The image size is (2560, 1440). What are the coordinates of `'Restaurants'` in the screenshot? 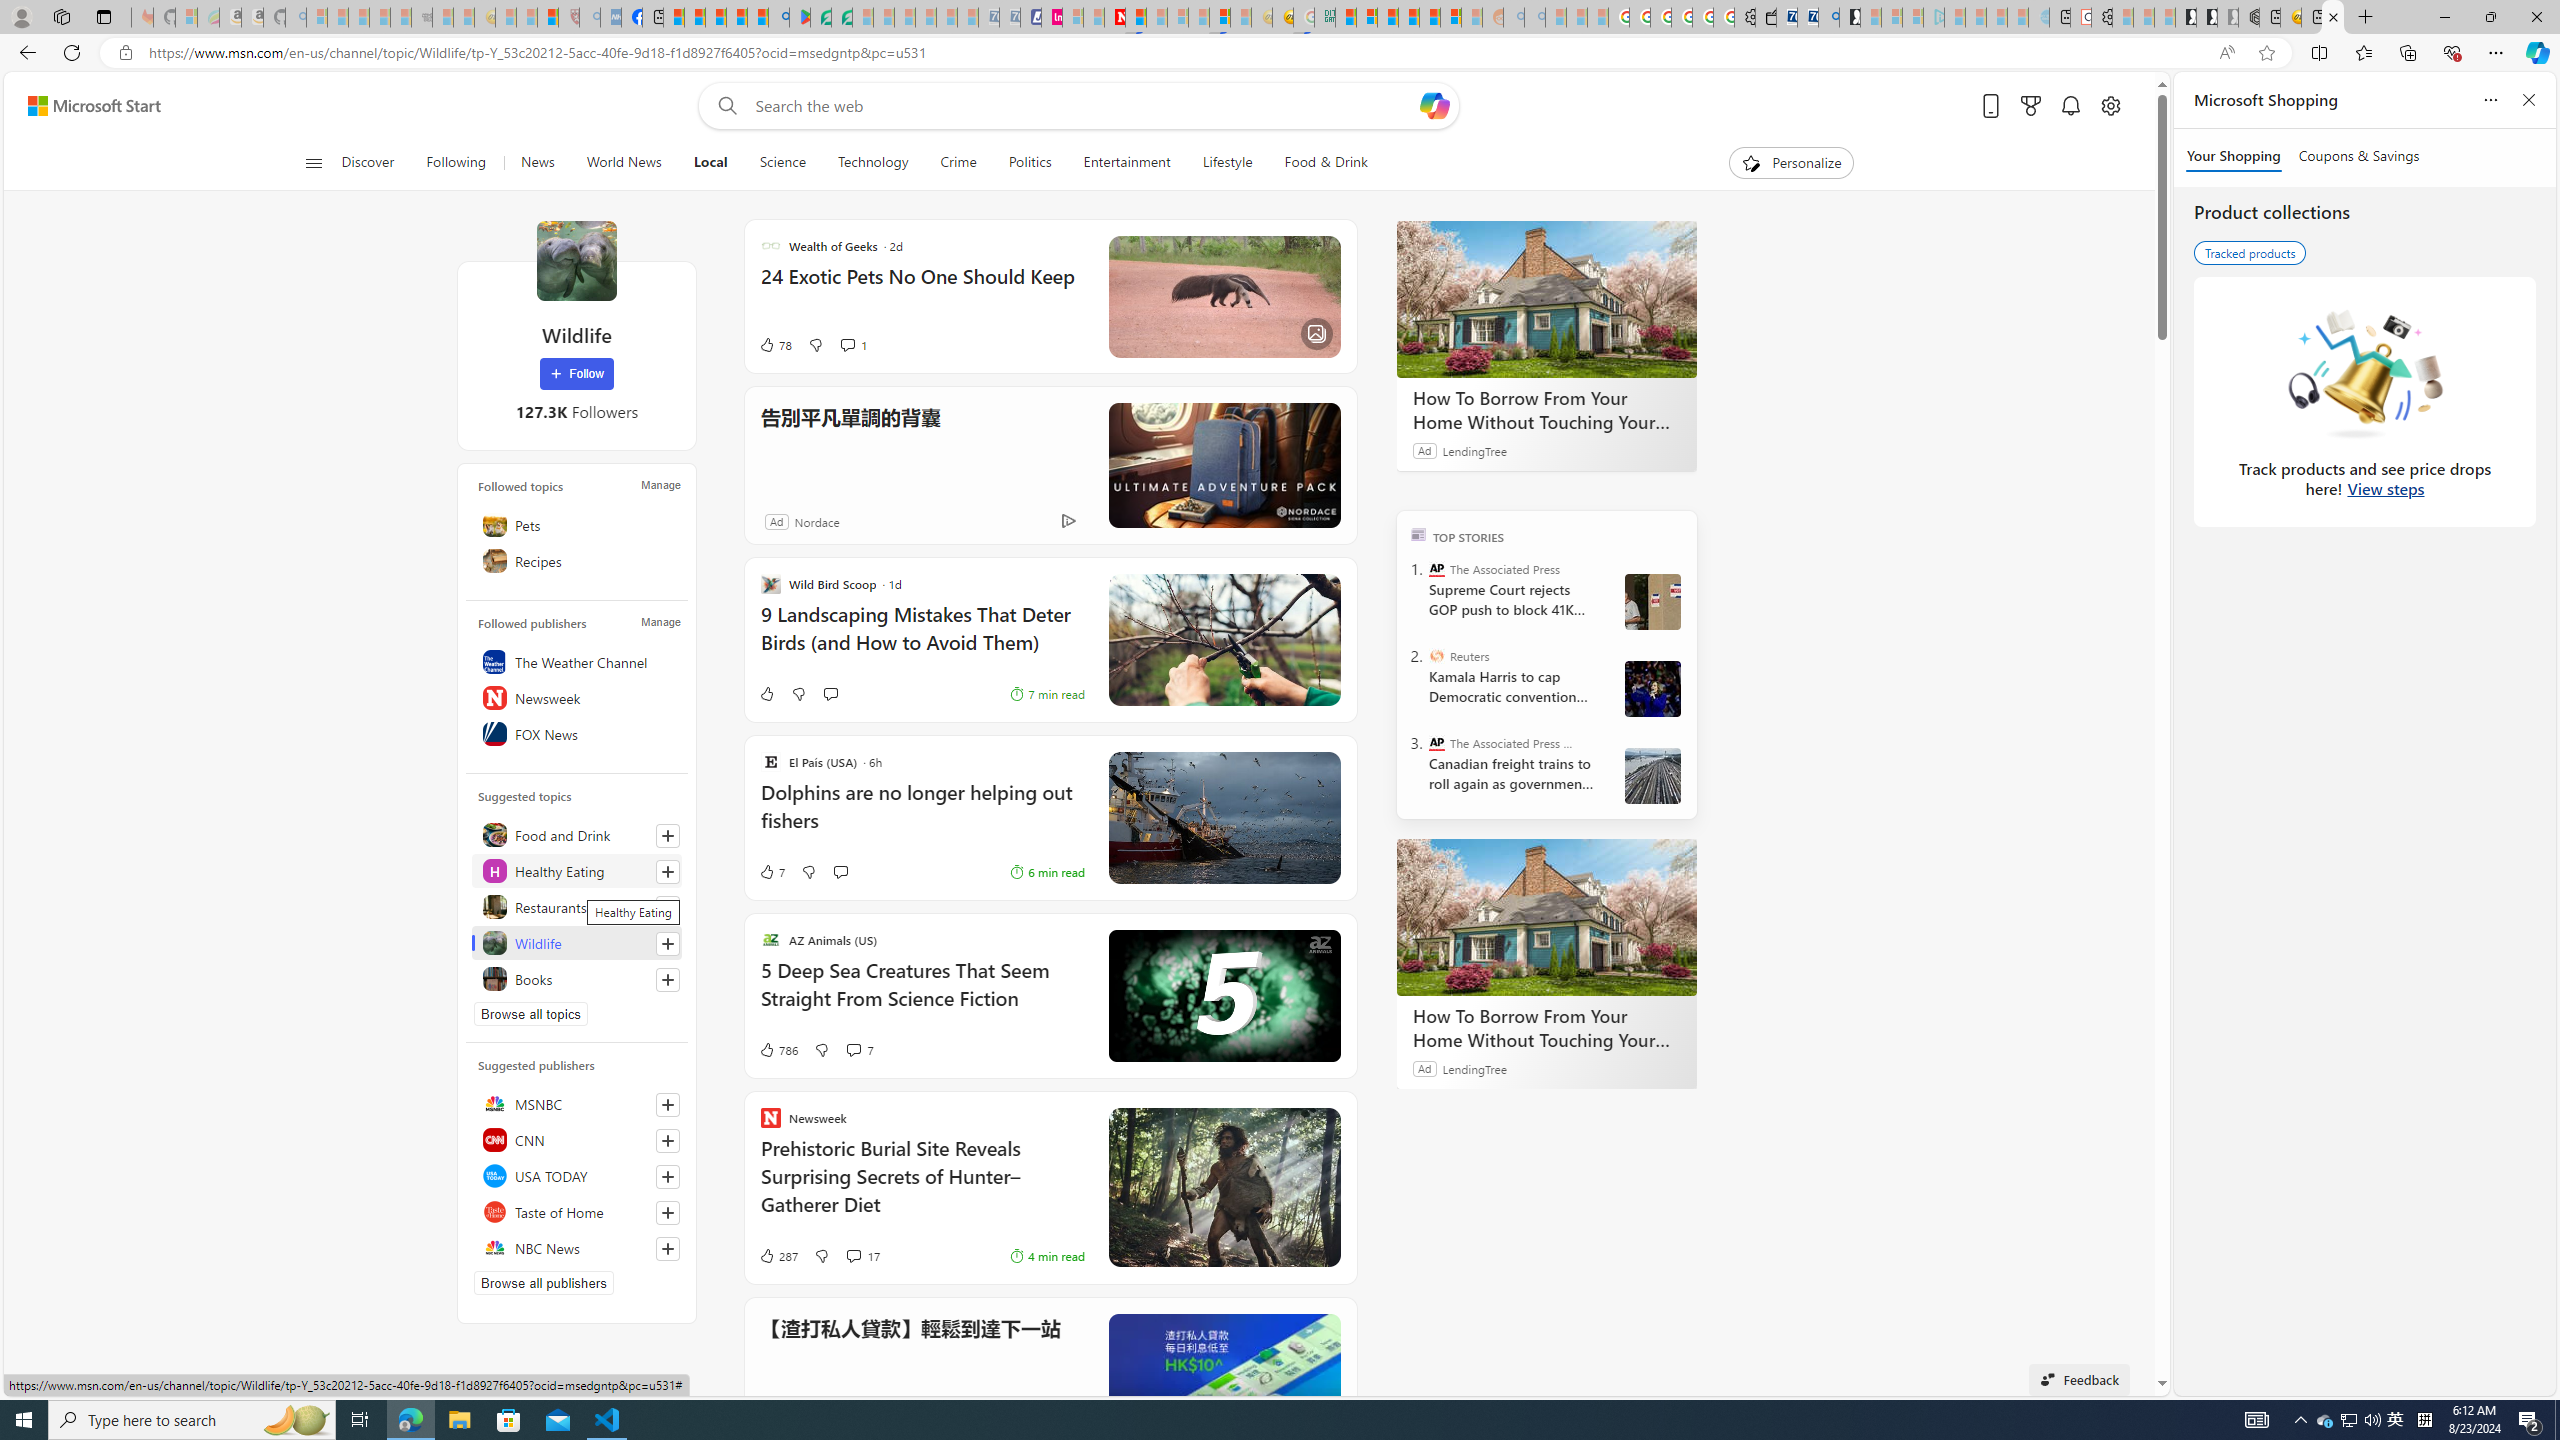 It's located at (575, 907).